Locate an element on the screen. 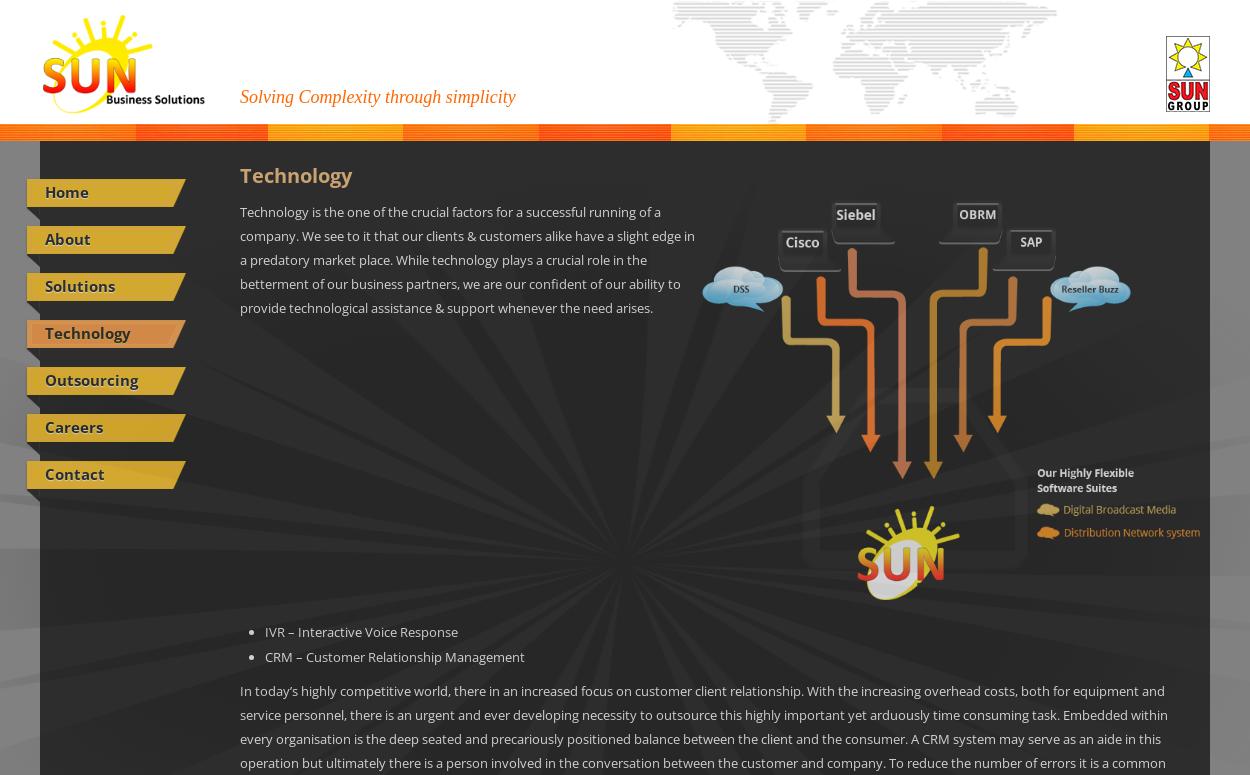 This screenshot has height=775, width=1250. 'Outsourcing' is located at coordinates (90, 379).